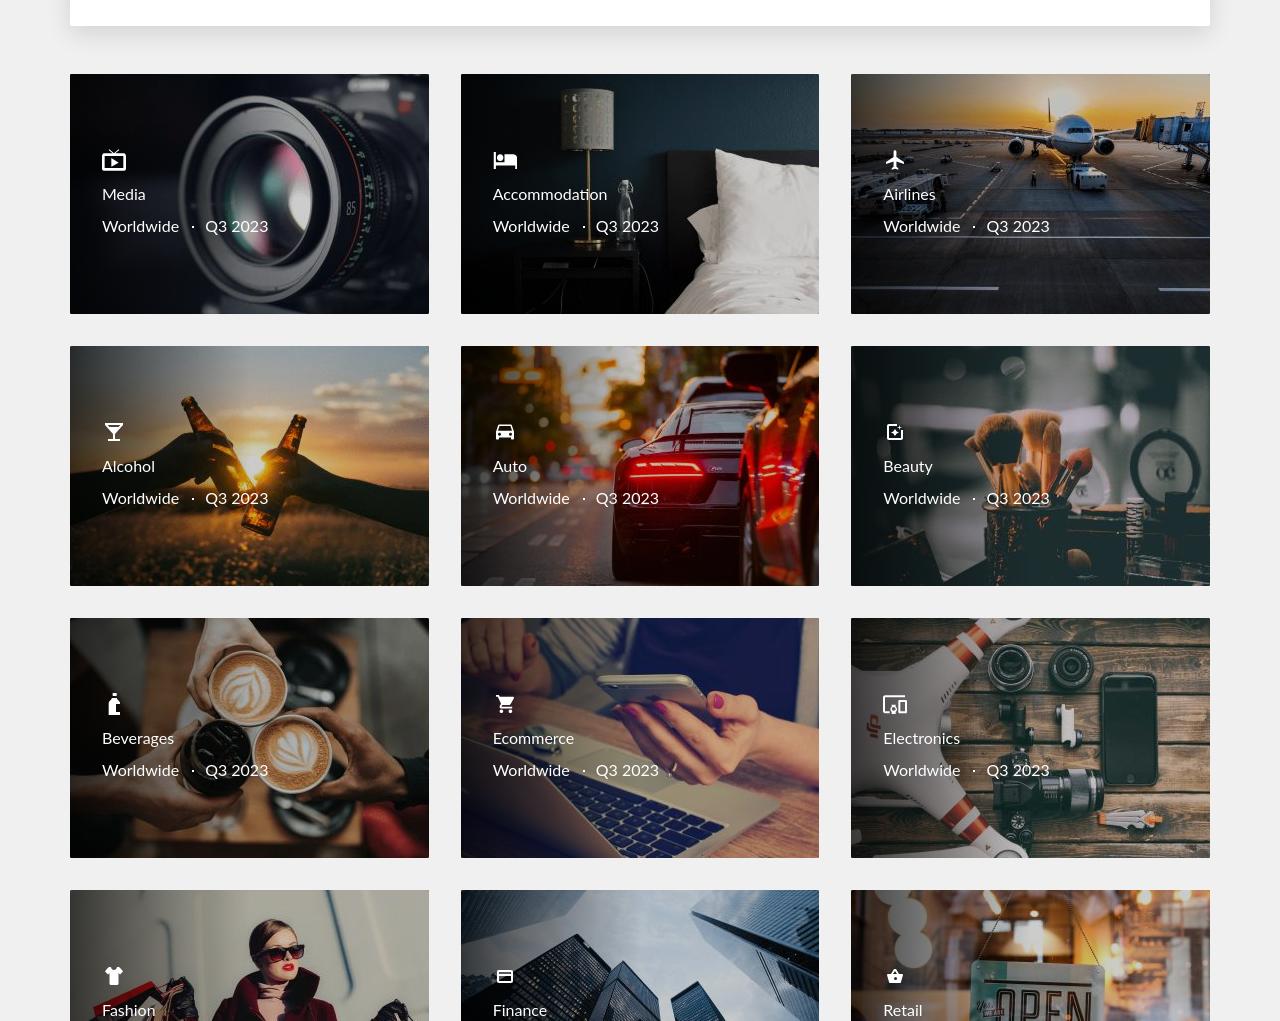 The image size is (1280, 1021). I want to click on 'Media', so click(101, 194).